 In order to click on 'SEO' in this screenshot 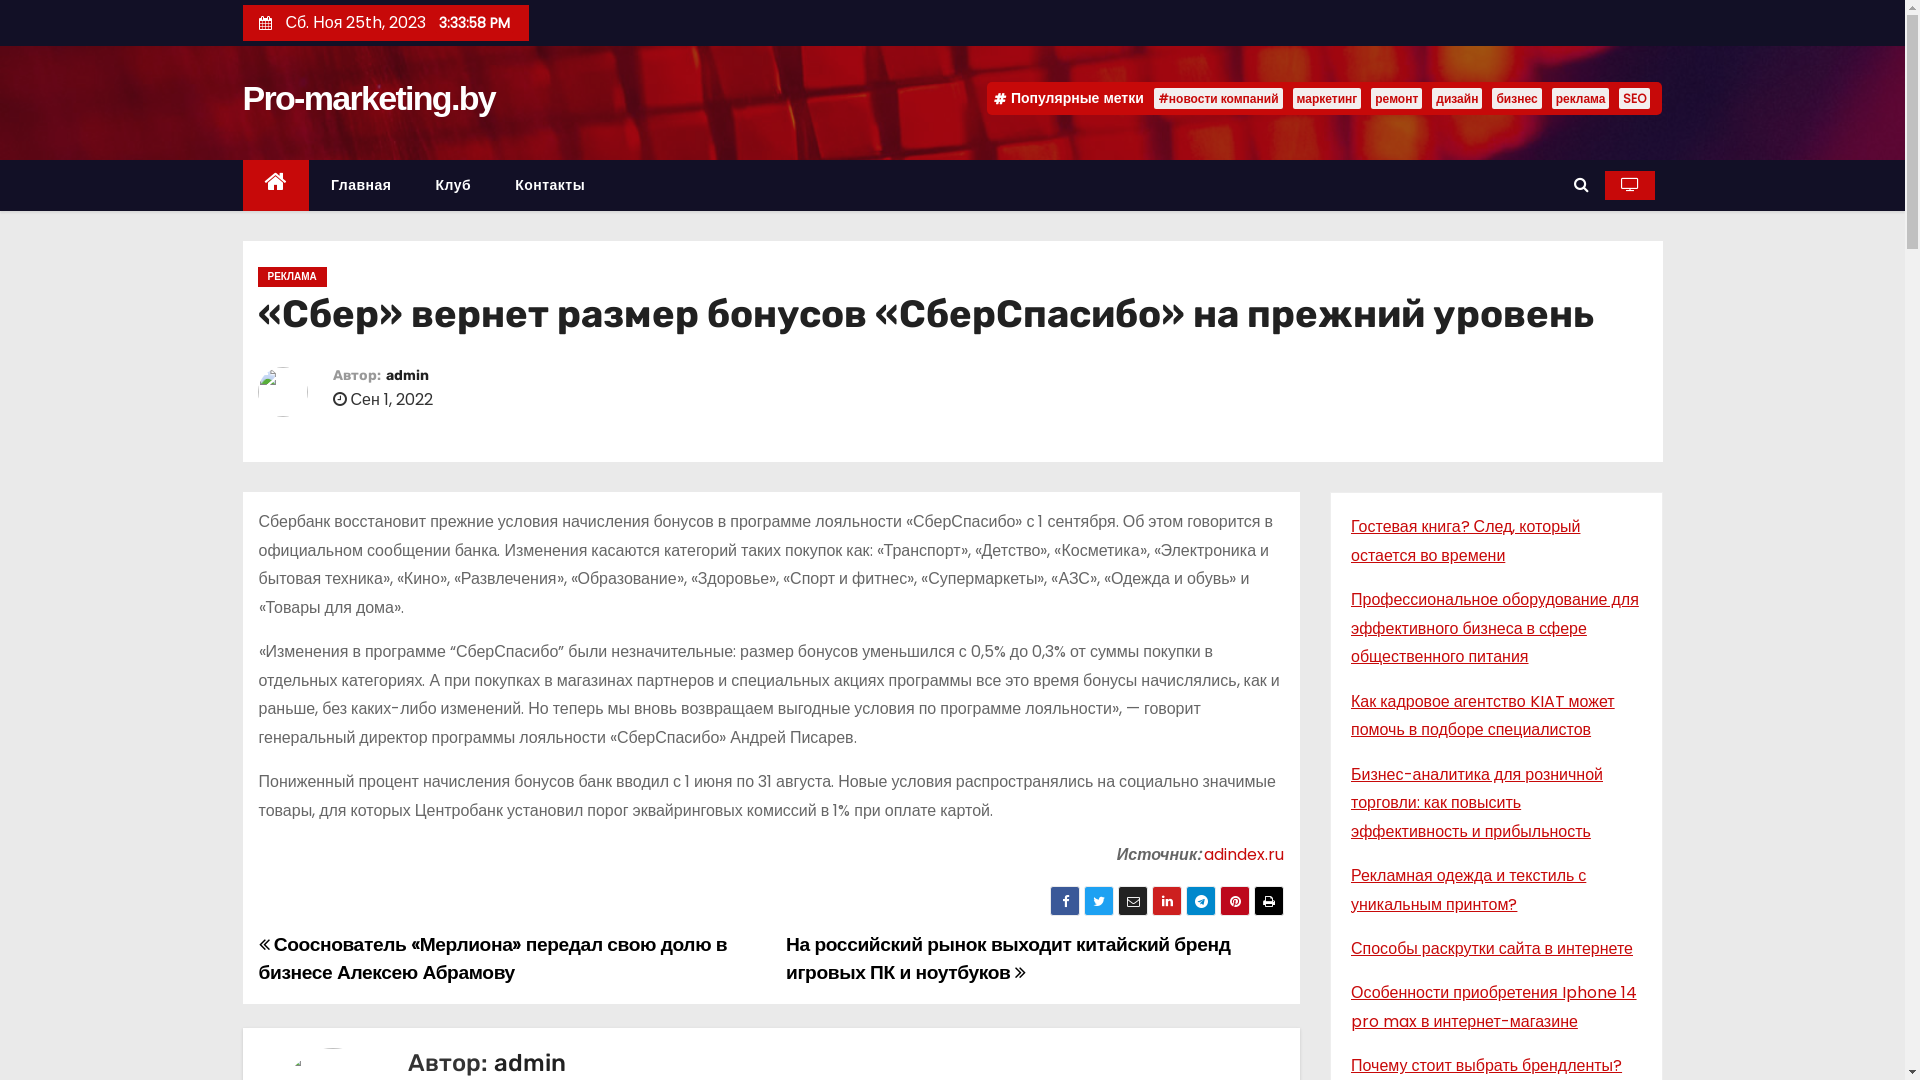, I will do `click(1634, 98)`.